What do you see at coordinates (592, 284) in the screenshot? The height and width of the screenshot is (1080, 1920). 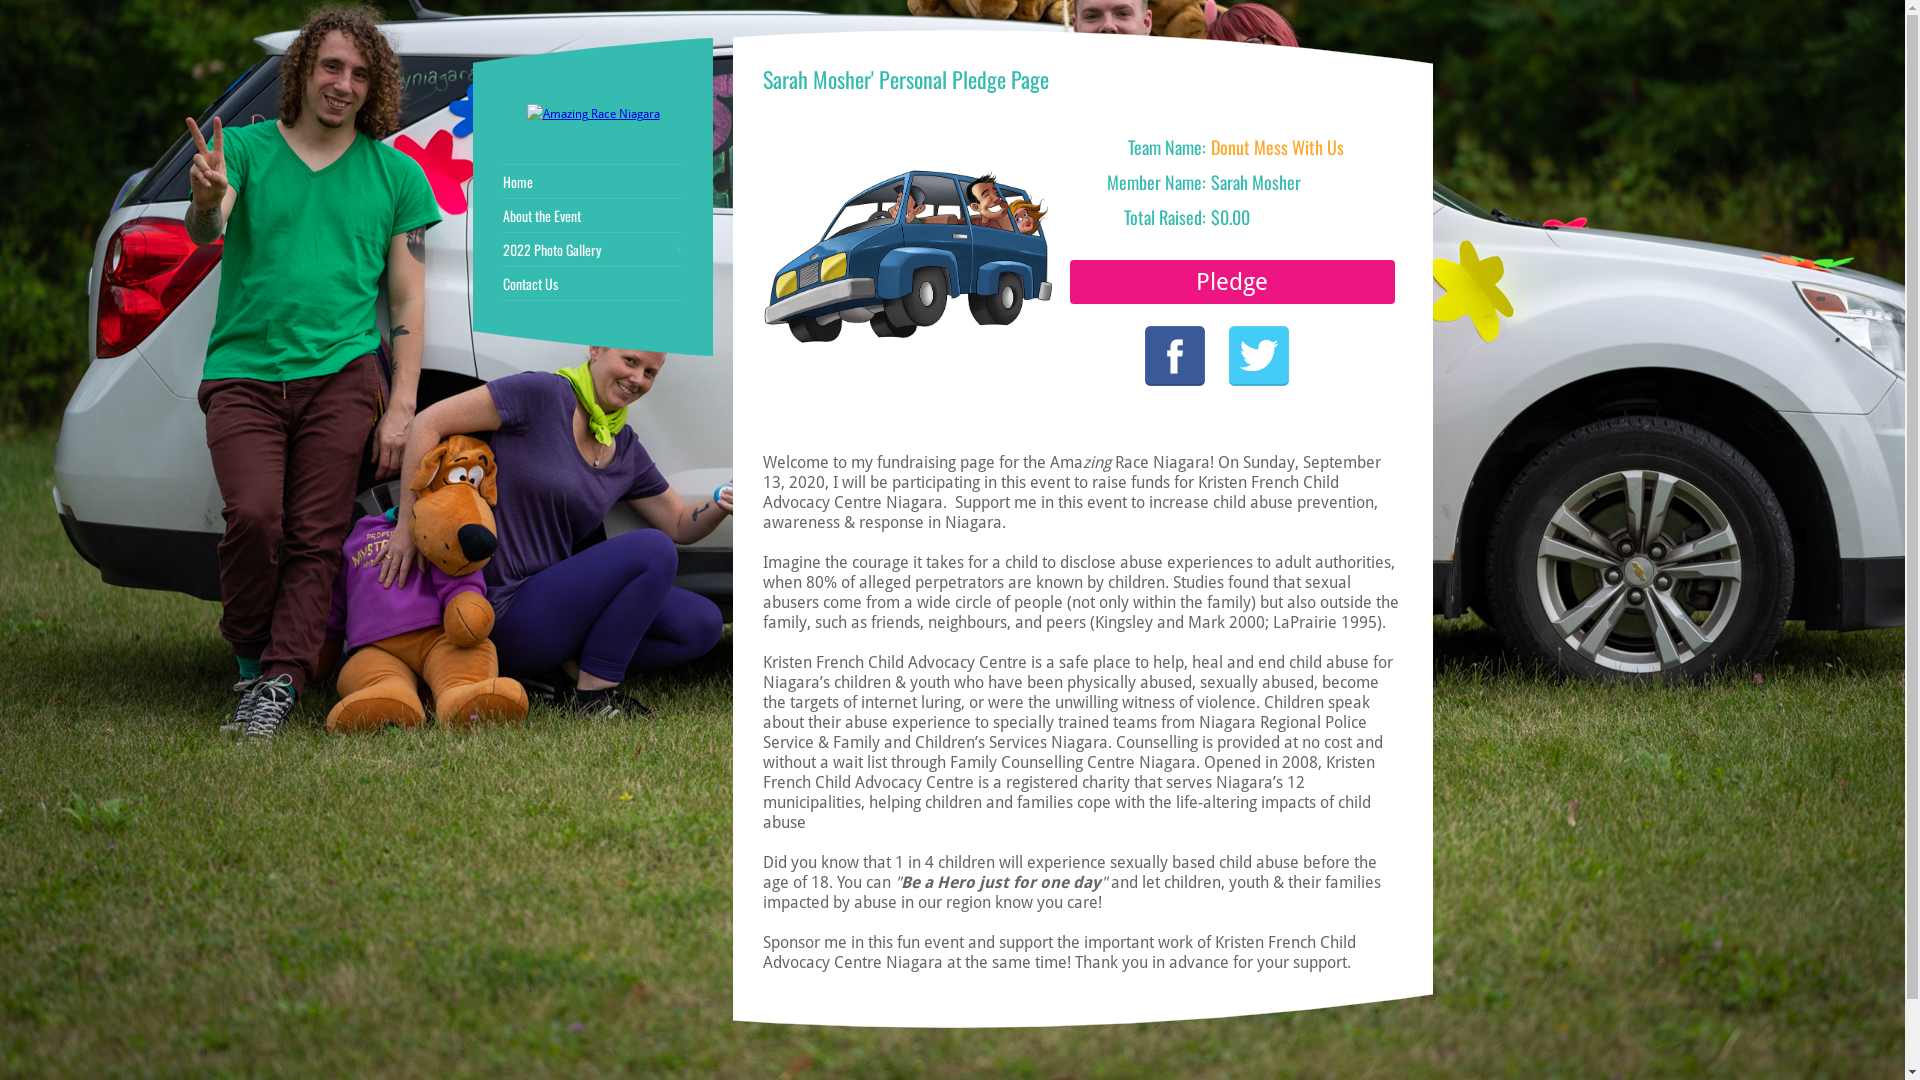 I see `'Contact Us'` at bounding box center [592, 284].